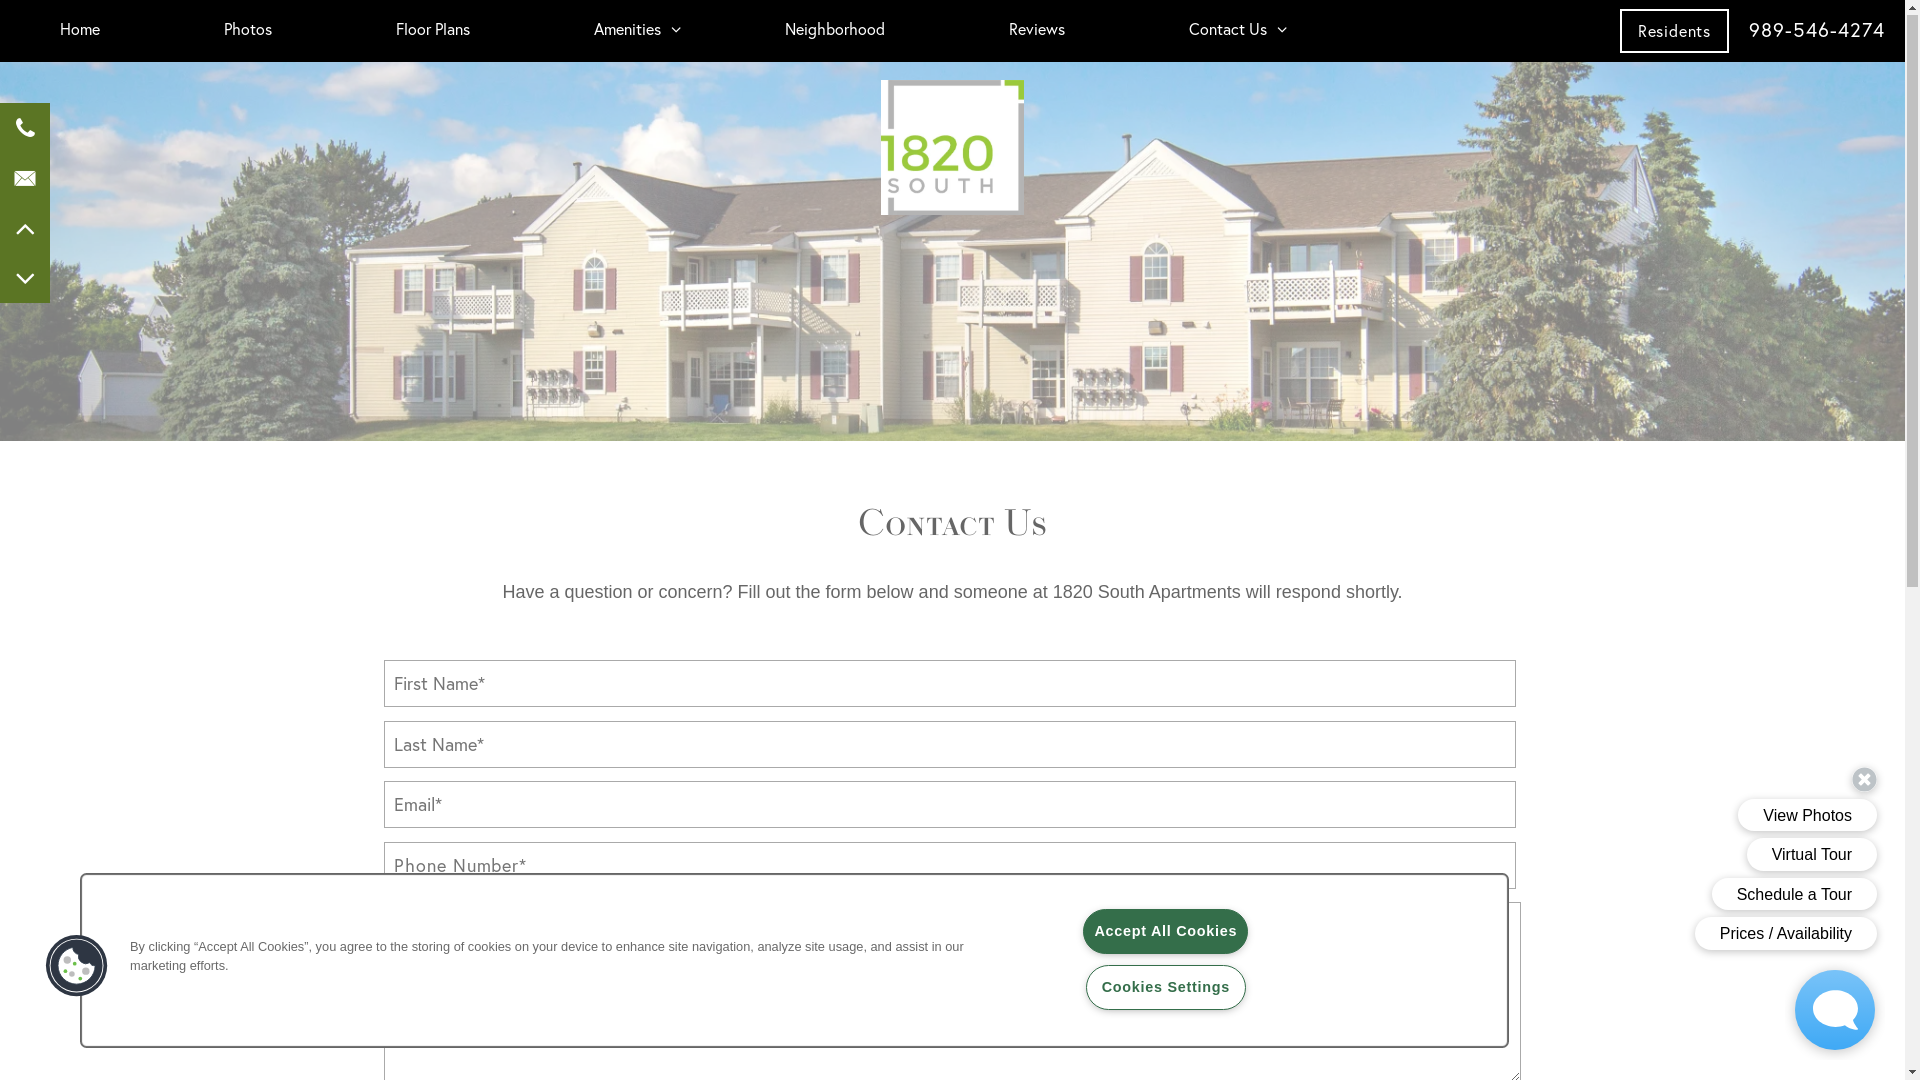 The height and width of the screenshot is (1080, 1920). Describe the element at coordinates (24, 278) in the screenshot. I see `'Scroll Down'` at that location.